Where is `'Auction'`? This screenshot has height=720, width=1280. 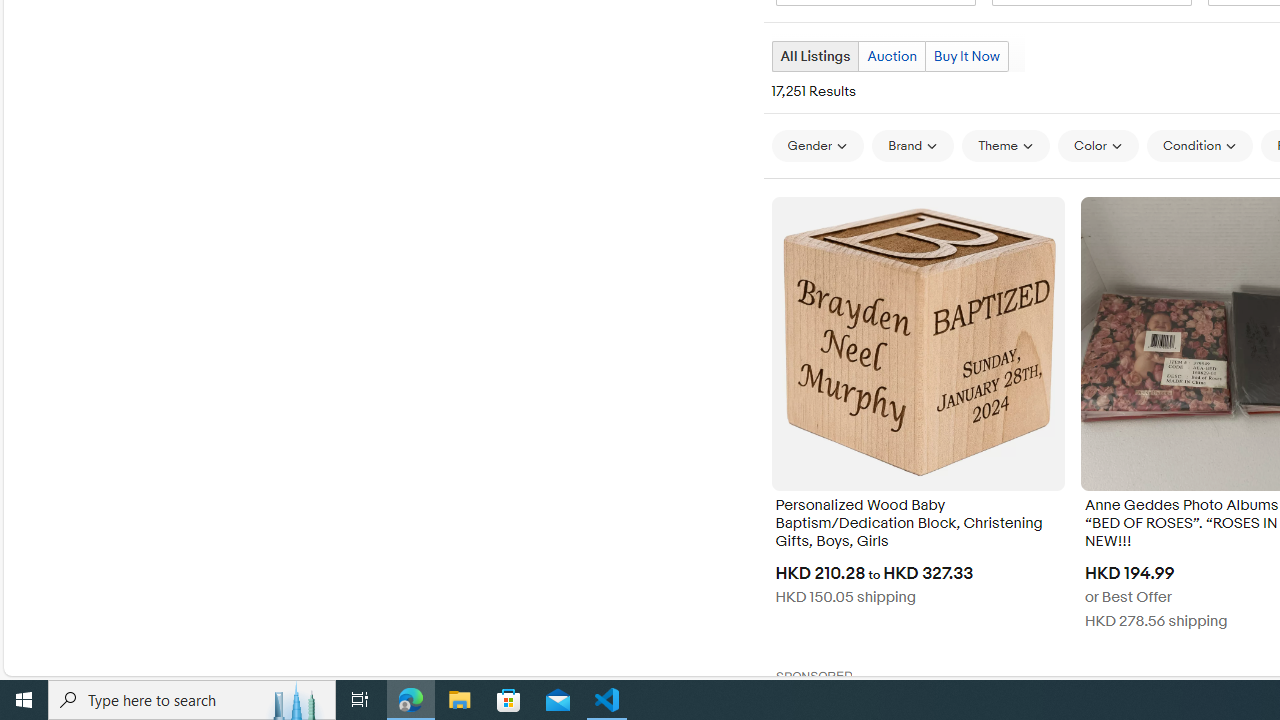
'Auction' is located at coordinates (891, 55).